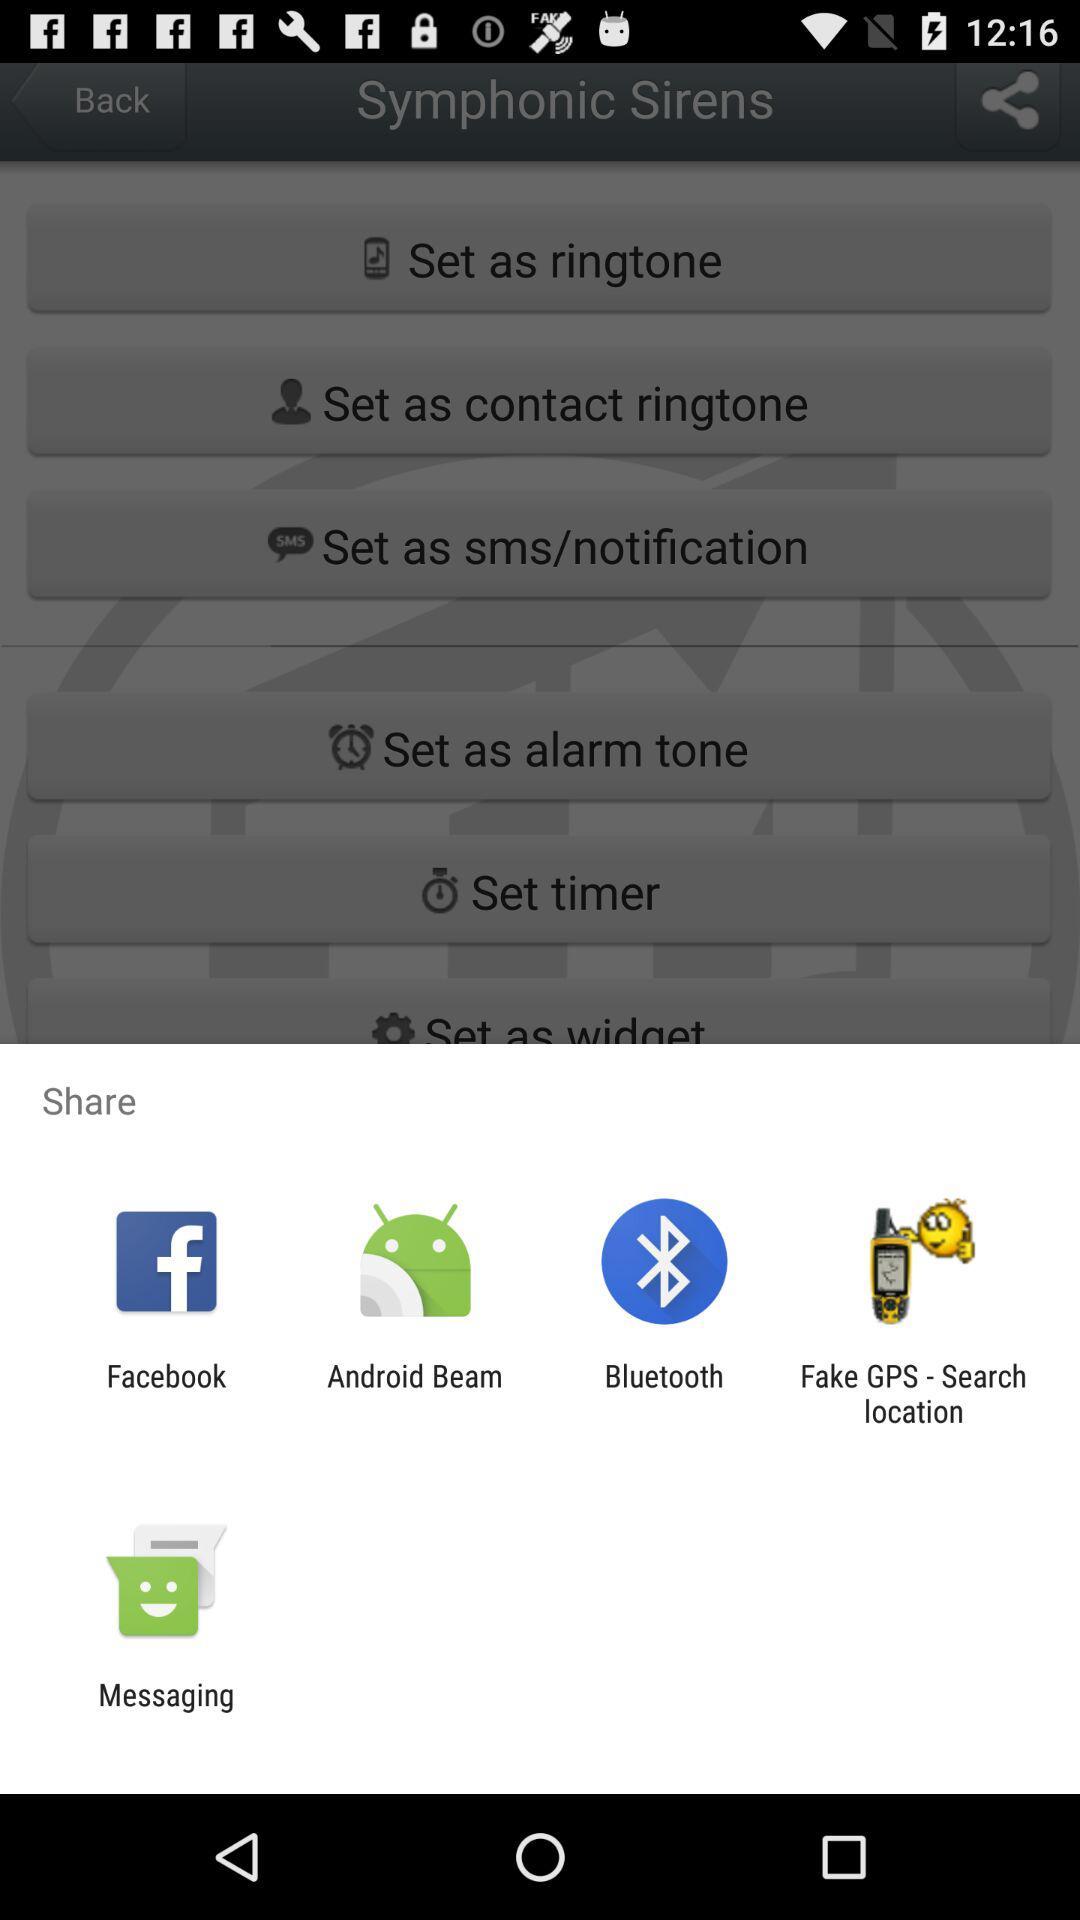 This screenshot has width=1080, height=1920. What do you see at coordinates (664, 1392) in the screenshot?
I see `the icon next to the fake gps search item` at bounding box center [664, 1392].